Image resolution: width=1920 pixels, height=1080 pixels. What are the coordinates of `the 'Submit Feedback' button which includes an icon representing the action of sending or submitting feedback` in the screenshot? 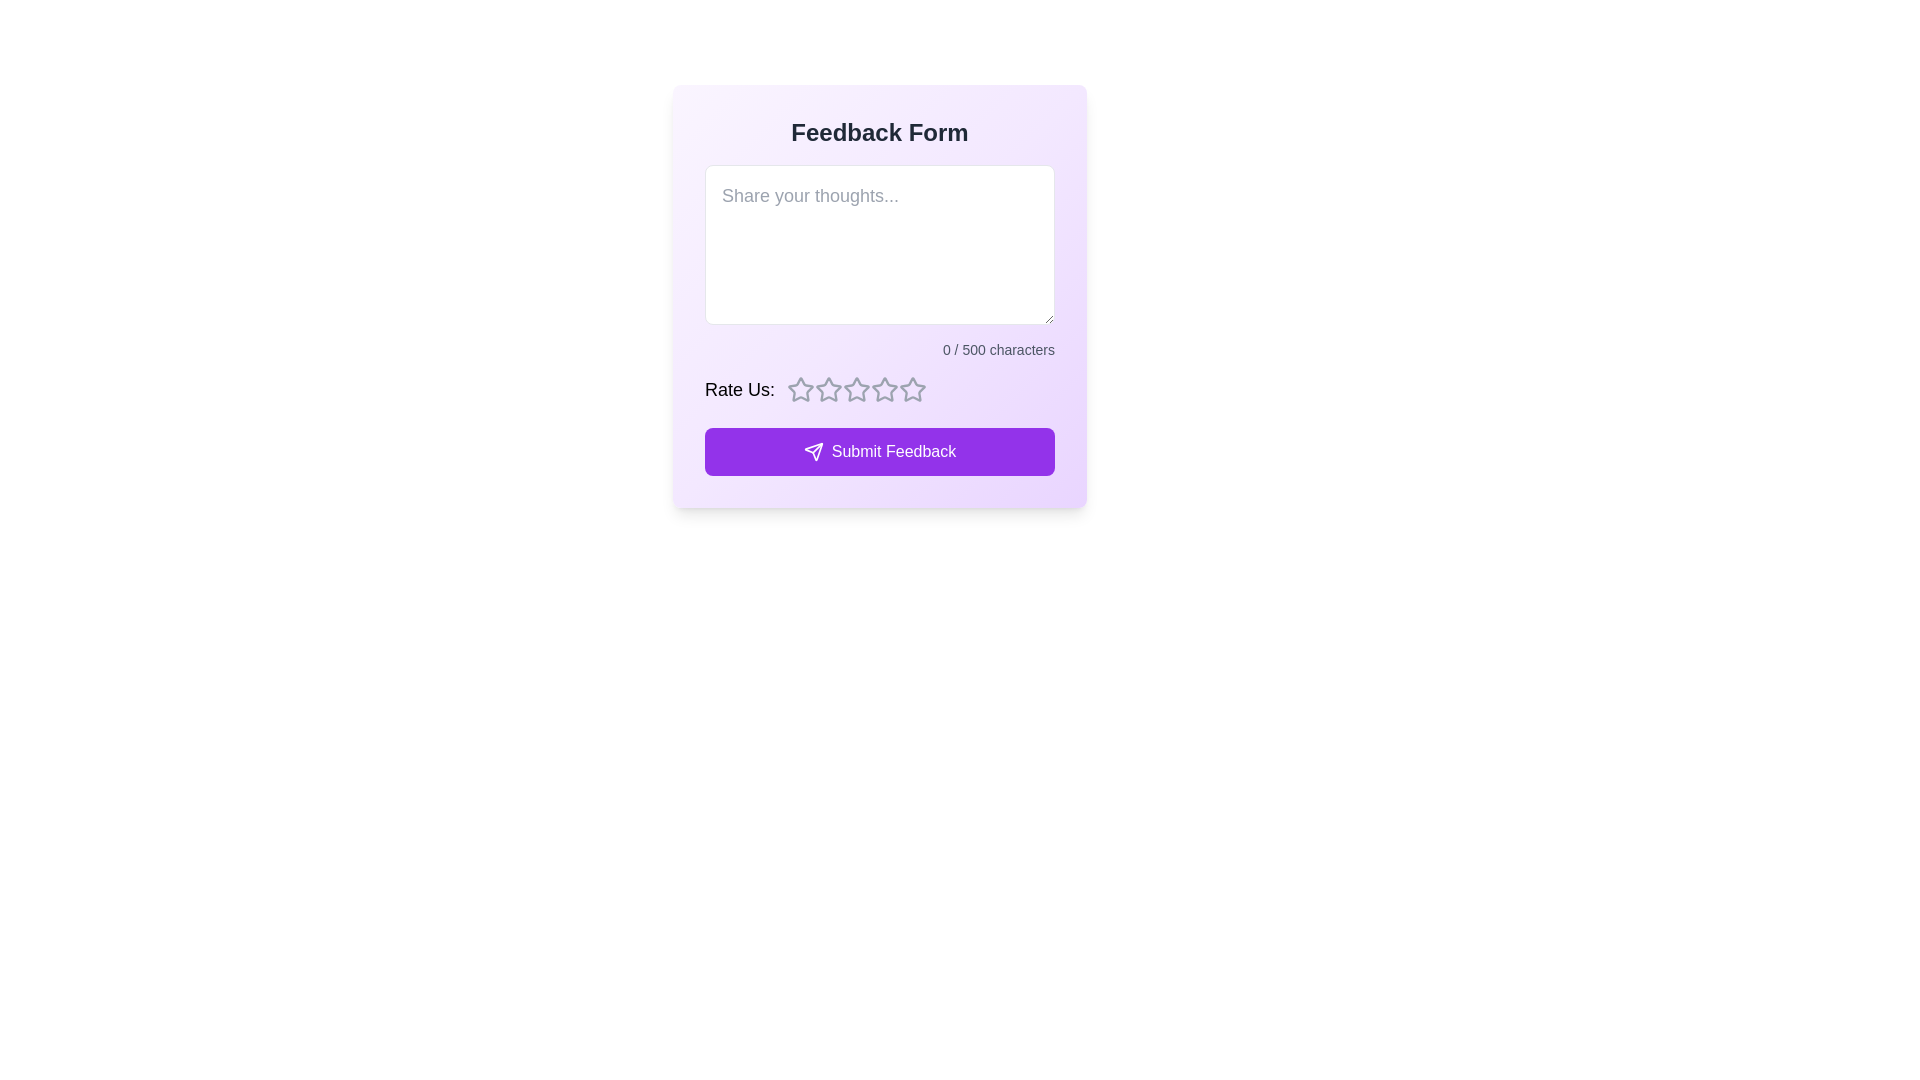 It's located at (813, 451).